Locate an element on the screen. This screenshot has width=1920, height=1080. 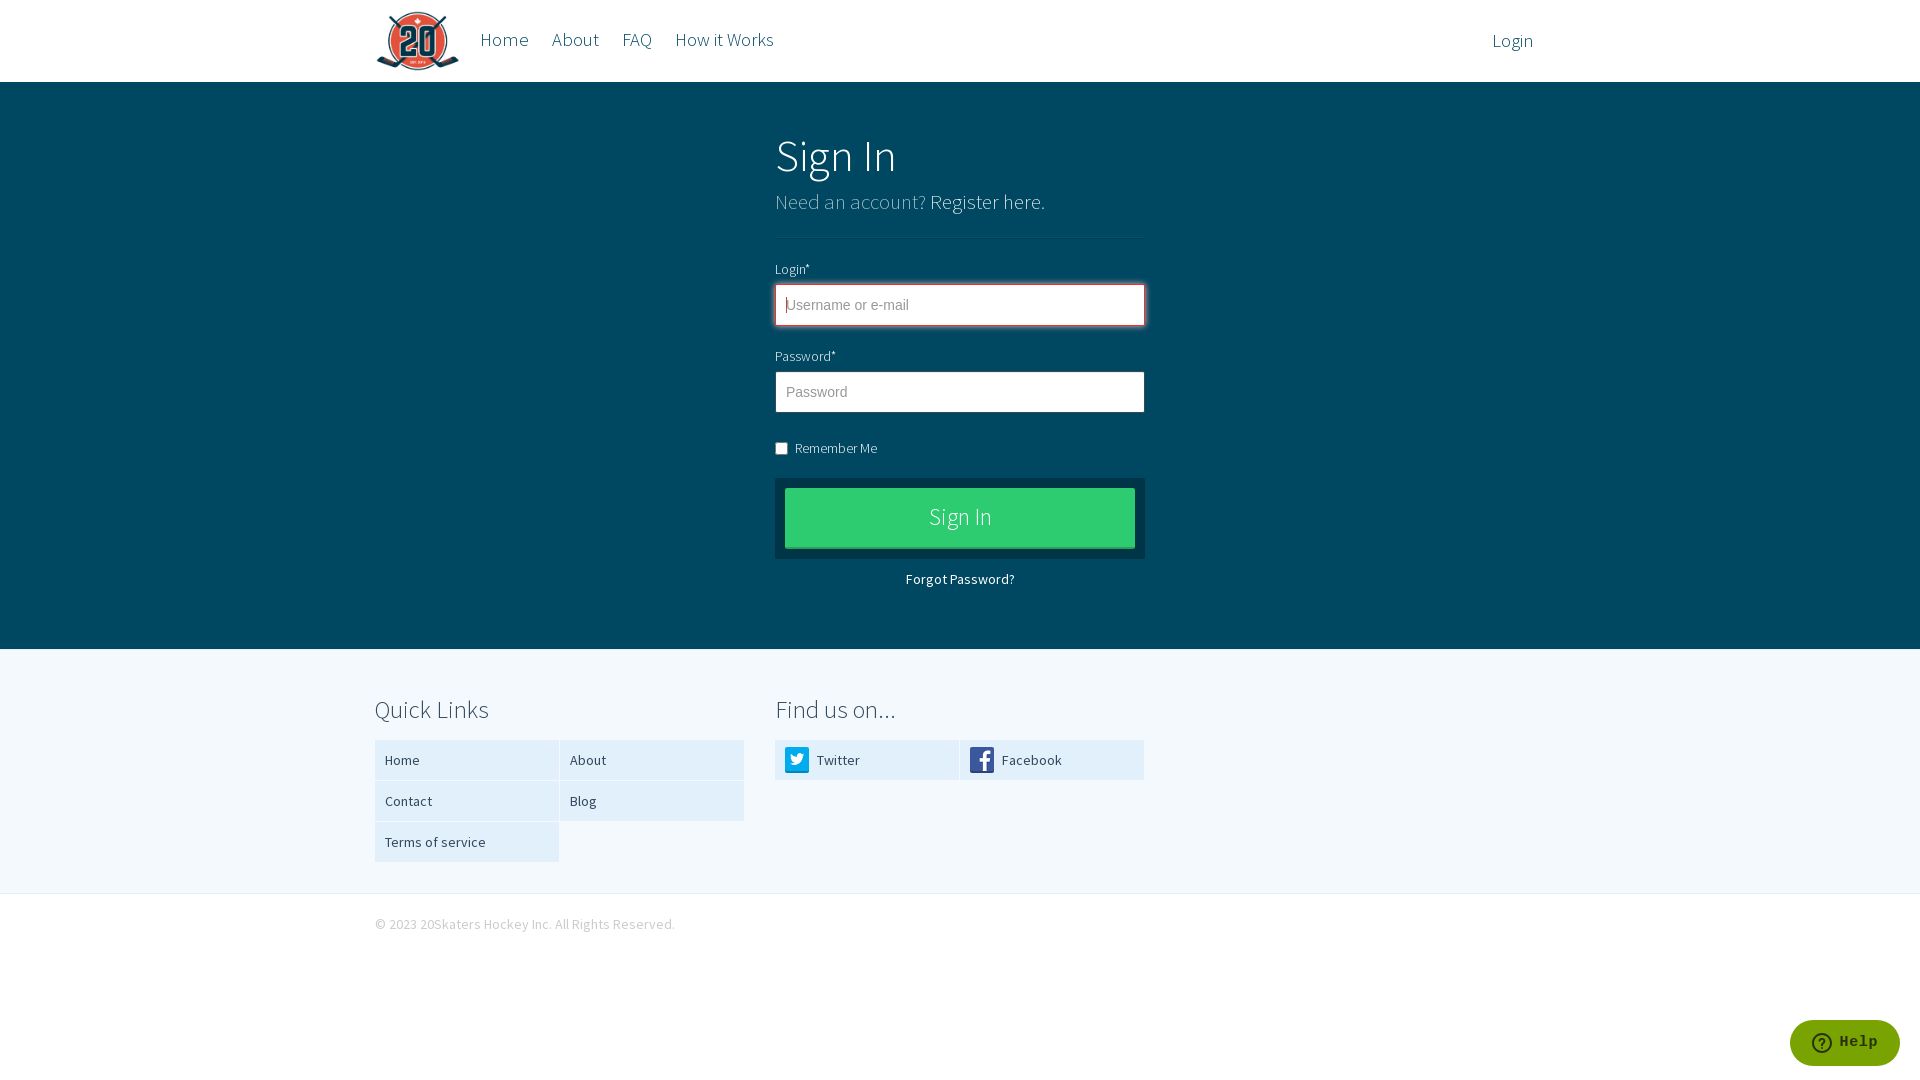
'Register here' is located at coordinates (985, 201).